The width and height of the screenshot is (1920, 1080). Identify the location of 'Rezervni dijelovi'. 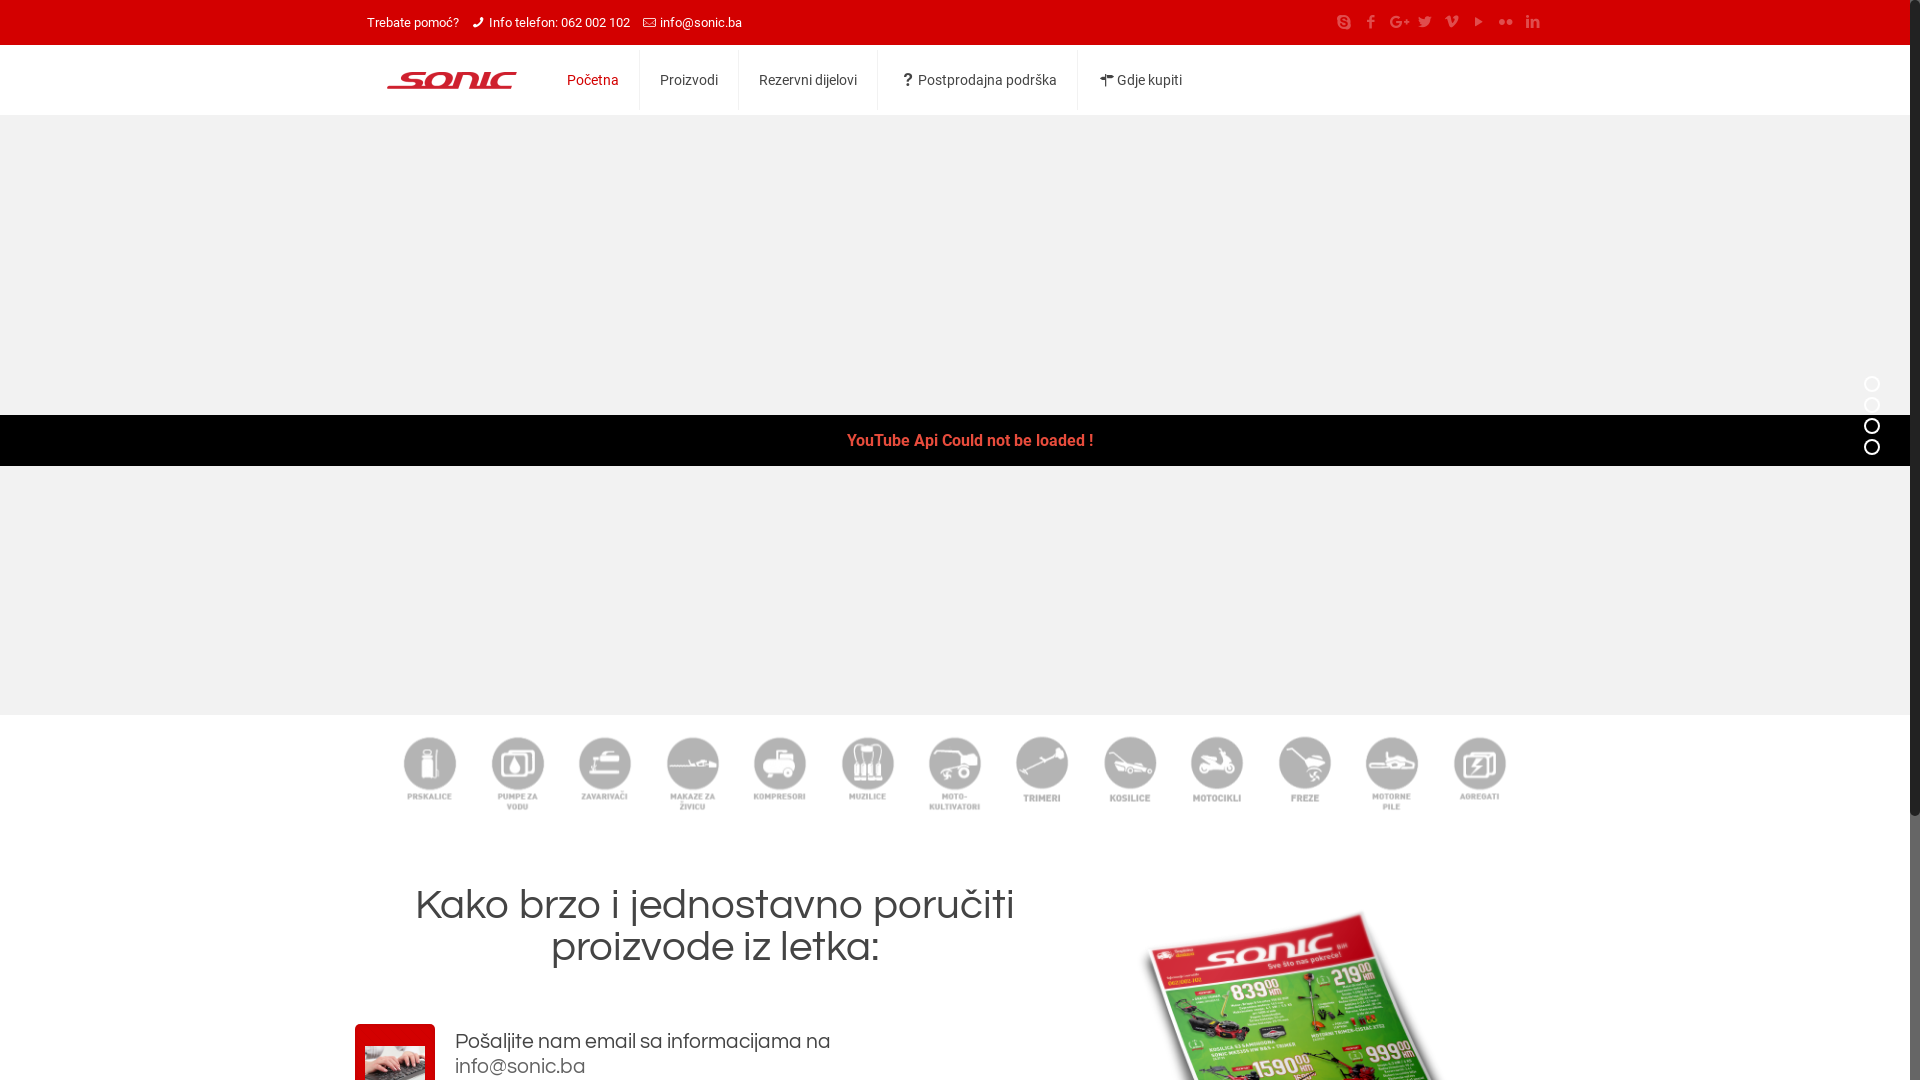
(808, 79).